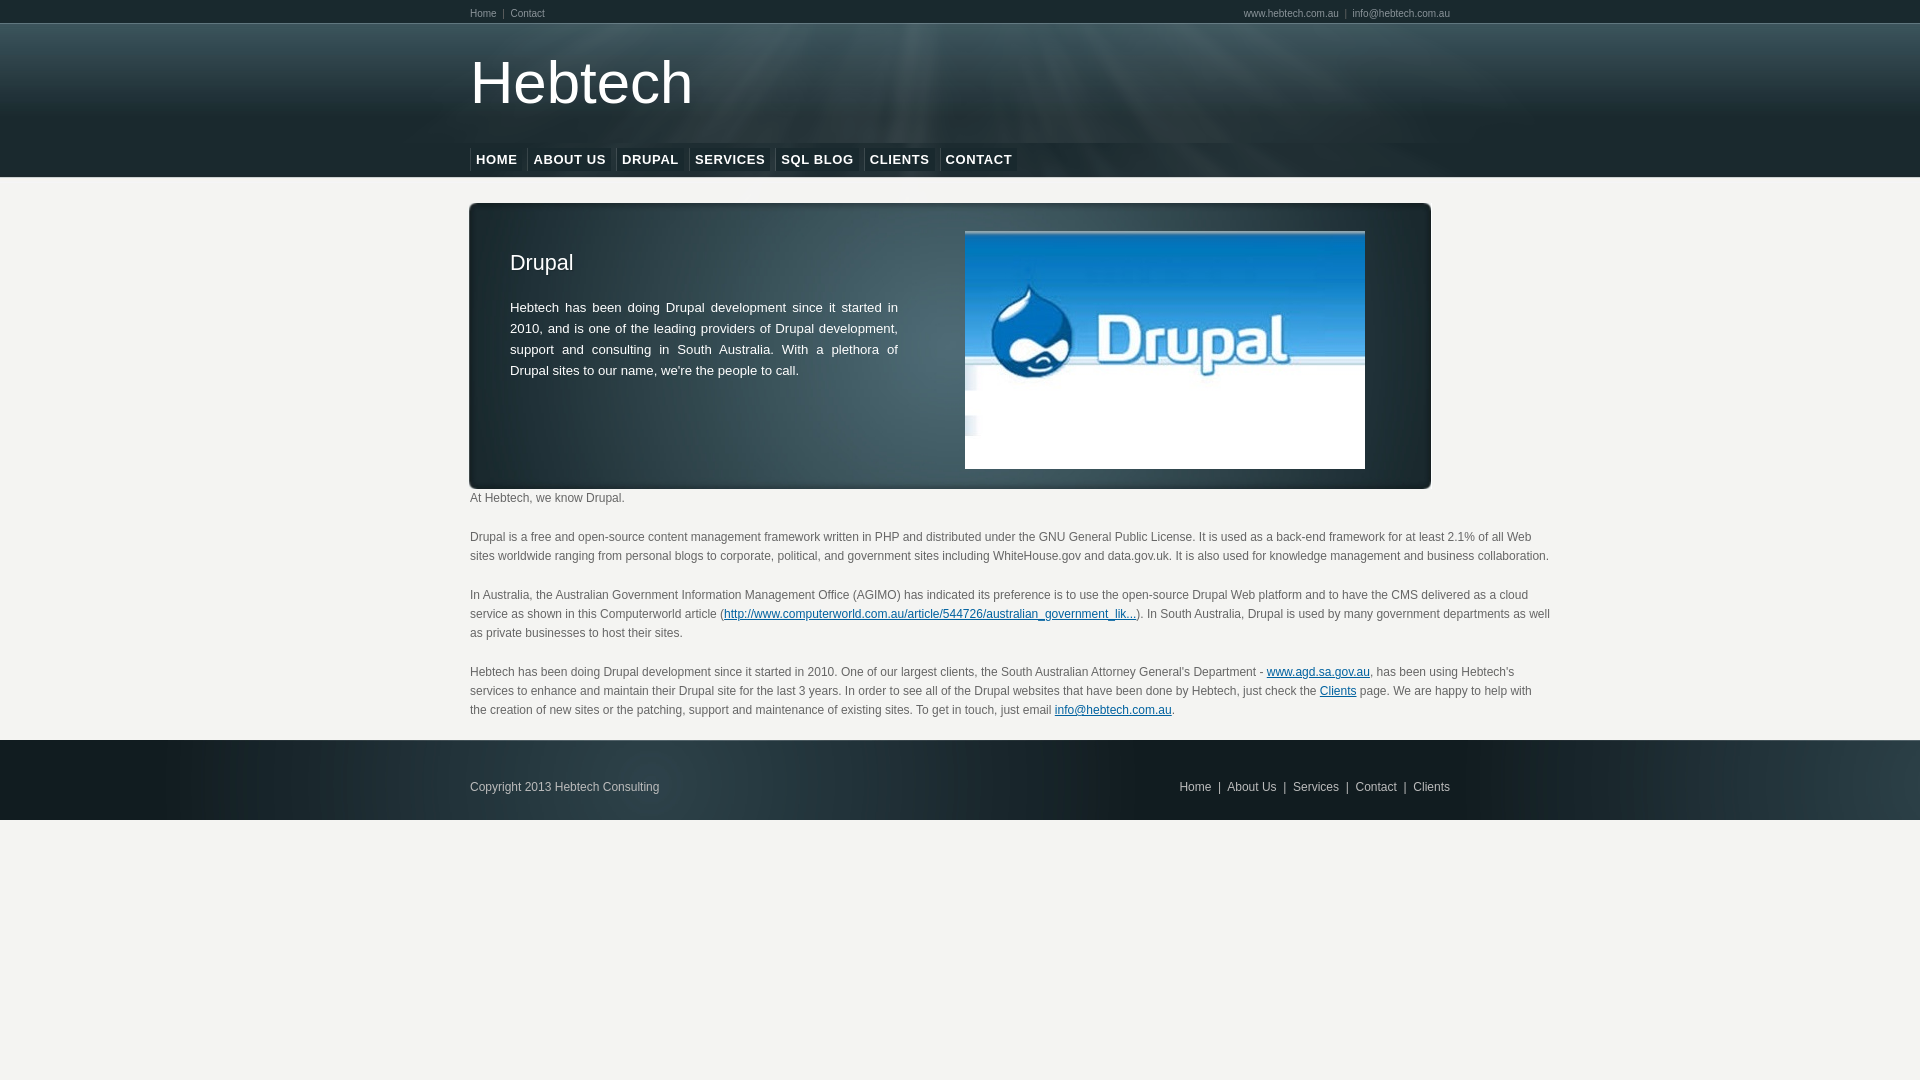 Image resolution: width=1920 pixels, height=1080 pixels. Describe the element at coordinates (925, 2) in the screenshot. I see `'Skip to main content'` at that location.